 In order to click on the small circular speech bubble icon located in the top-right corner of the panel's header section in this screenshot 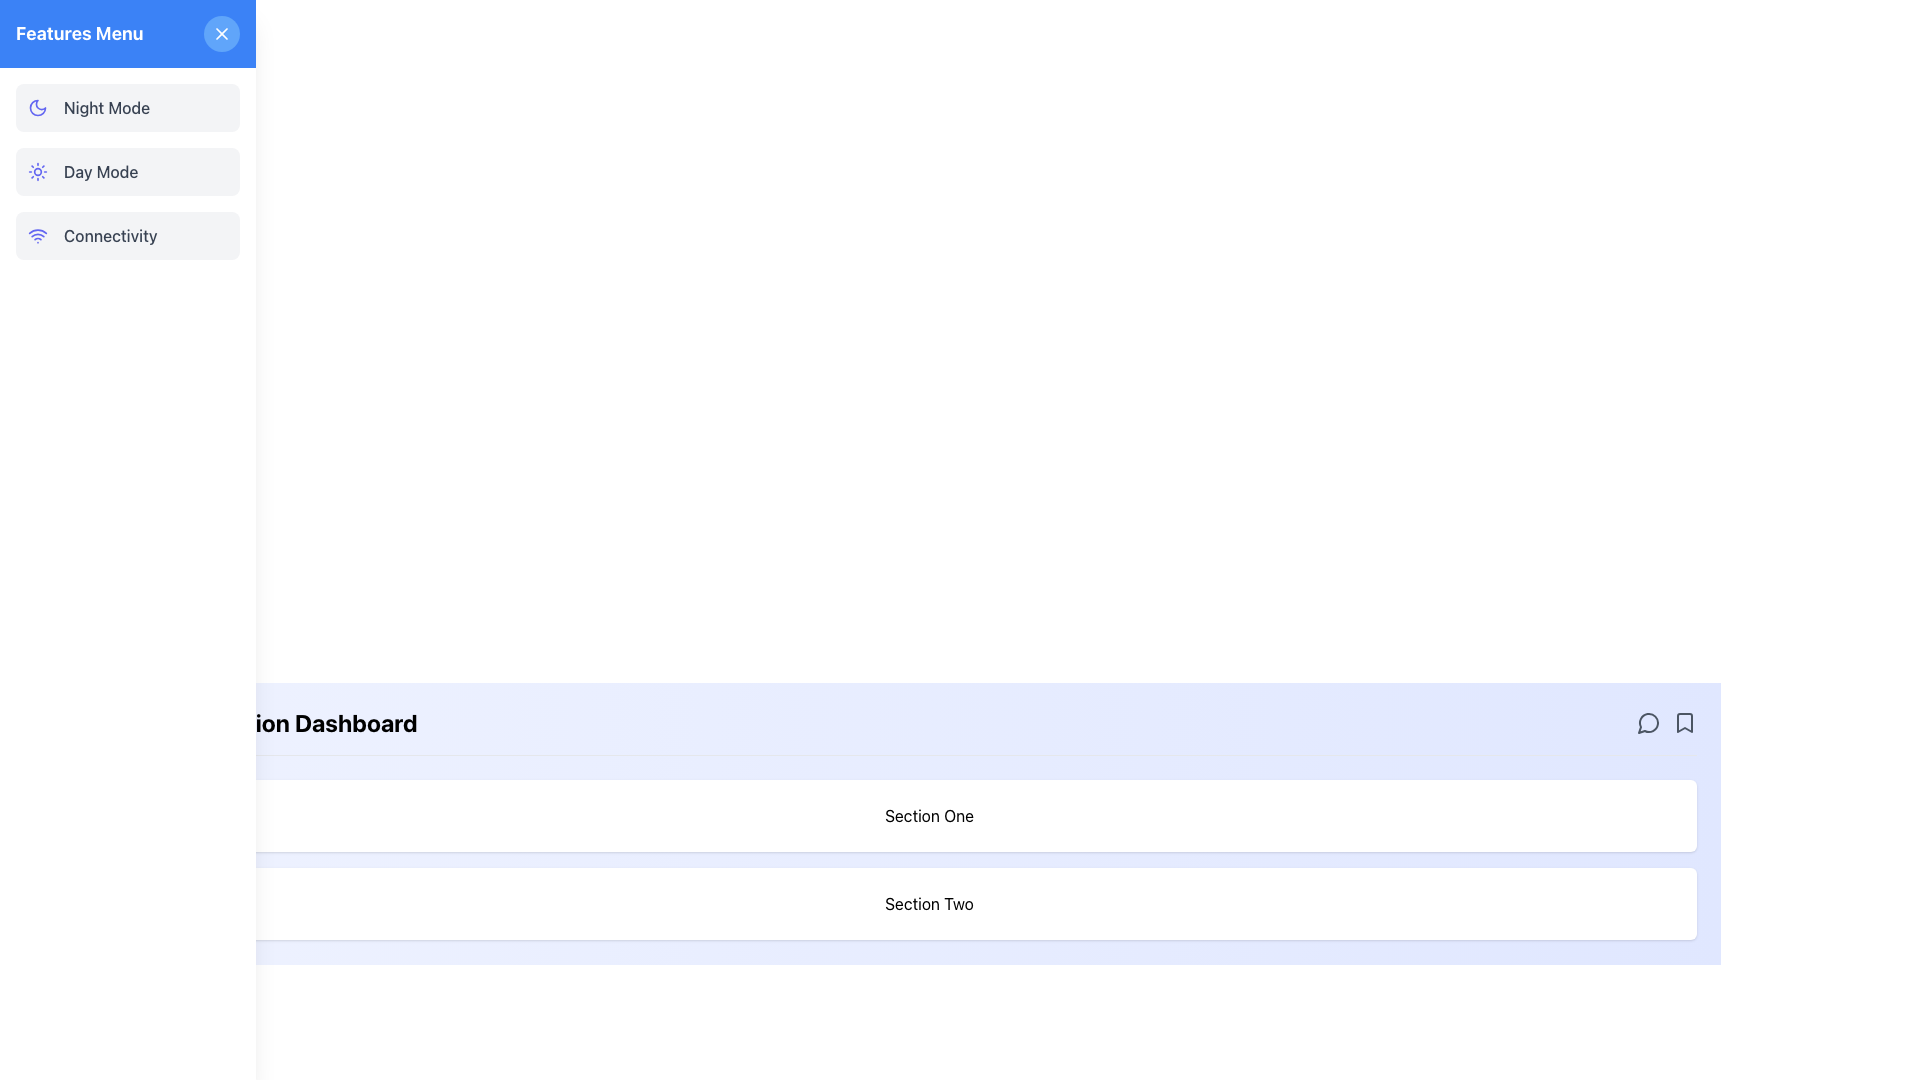, I will do `click(1647, 722)`.